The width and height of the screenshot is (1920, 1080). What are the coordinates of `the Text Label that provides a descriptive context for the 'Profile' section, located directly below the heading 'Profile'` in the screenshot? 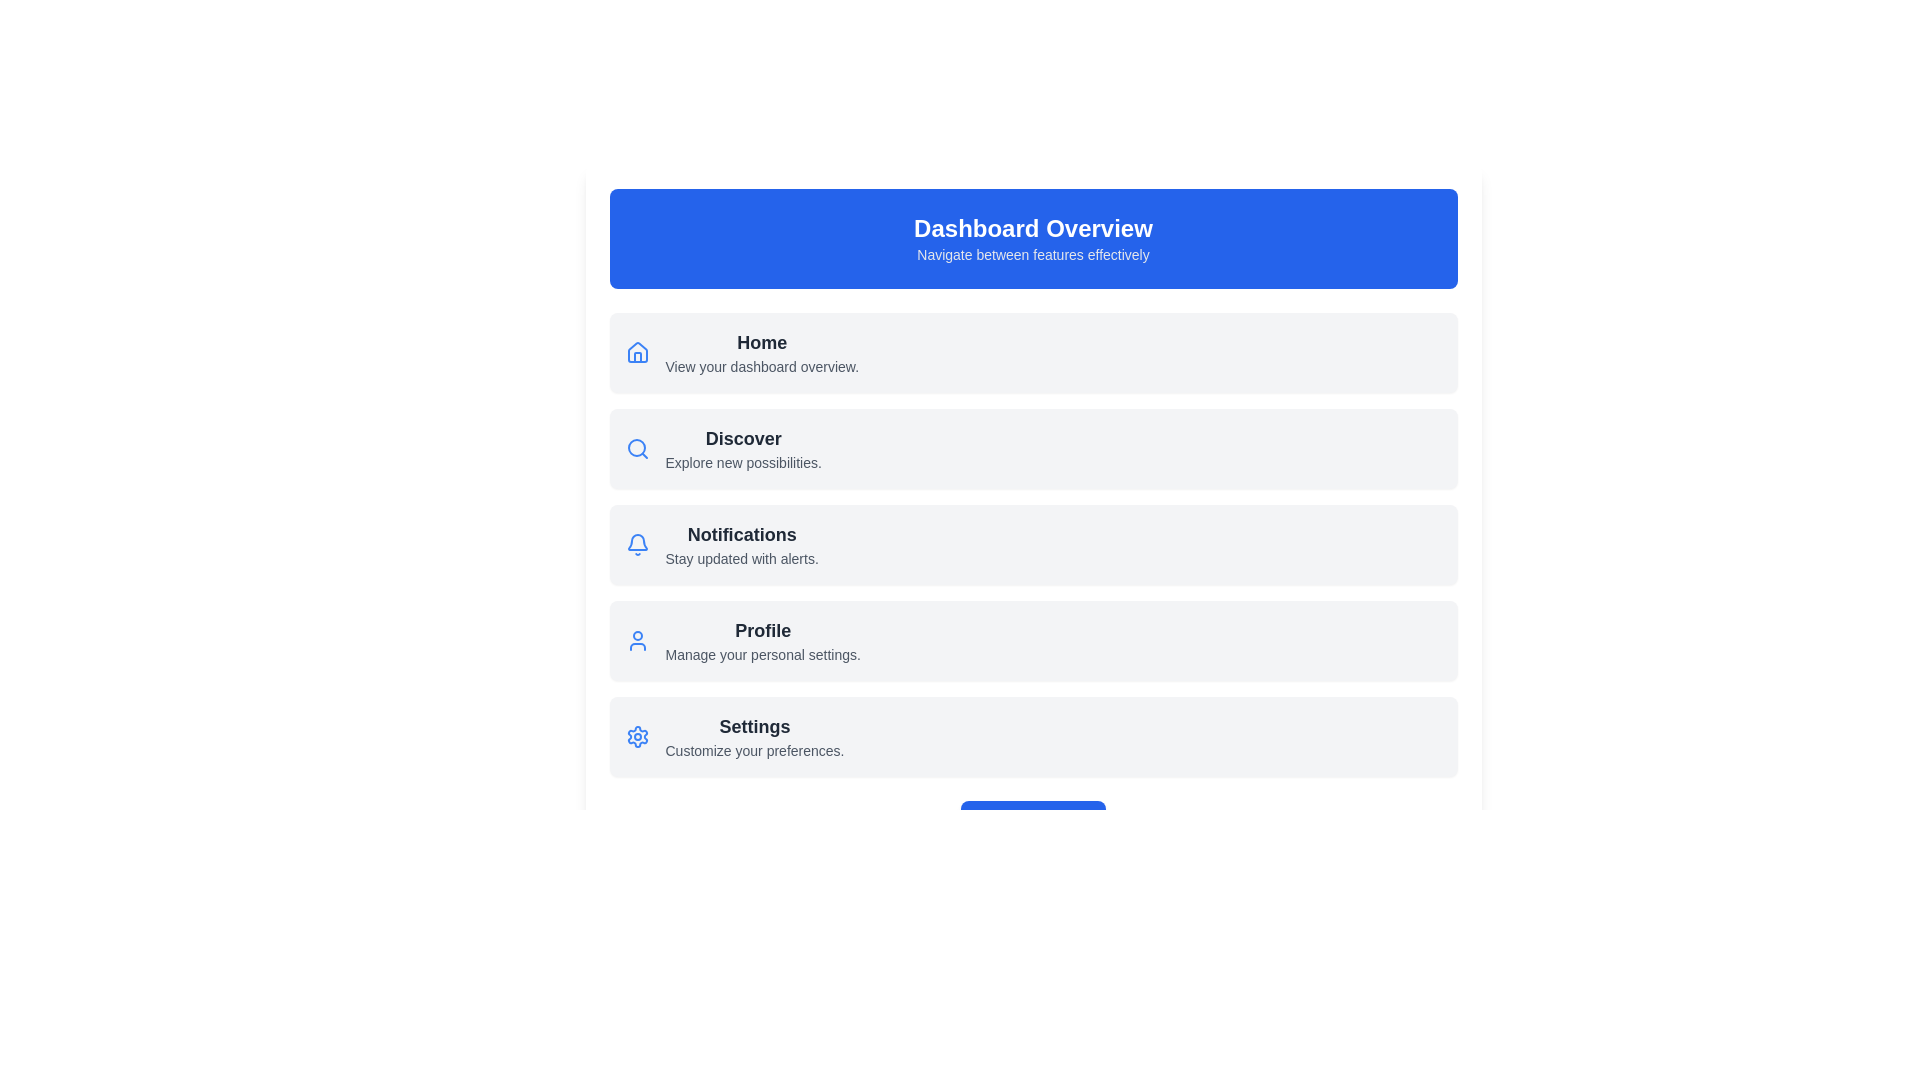 It's located at (762, 655).